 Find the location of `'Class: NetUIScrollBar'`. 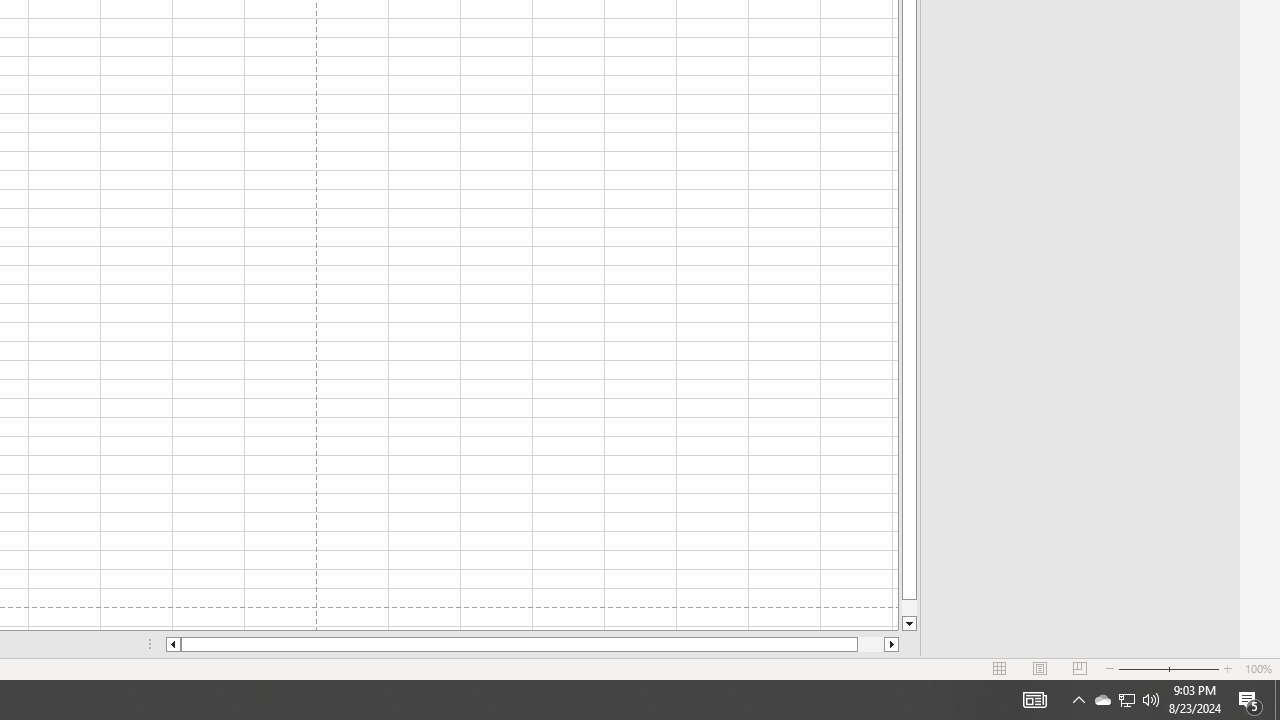

'Class: NetUIScrollBar' is located at coordinates (532, 644).